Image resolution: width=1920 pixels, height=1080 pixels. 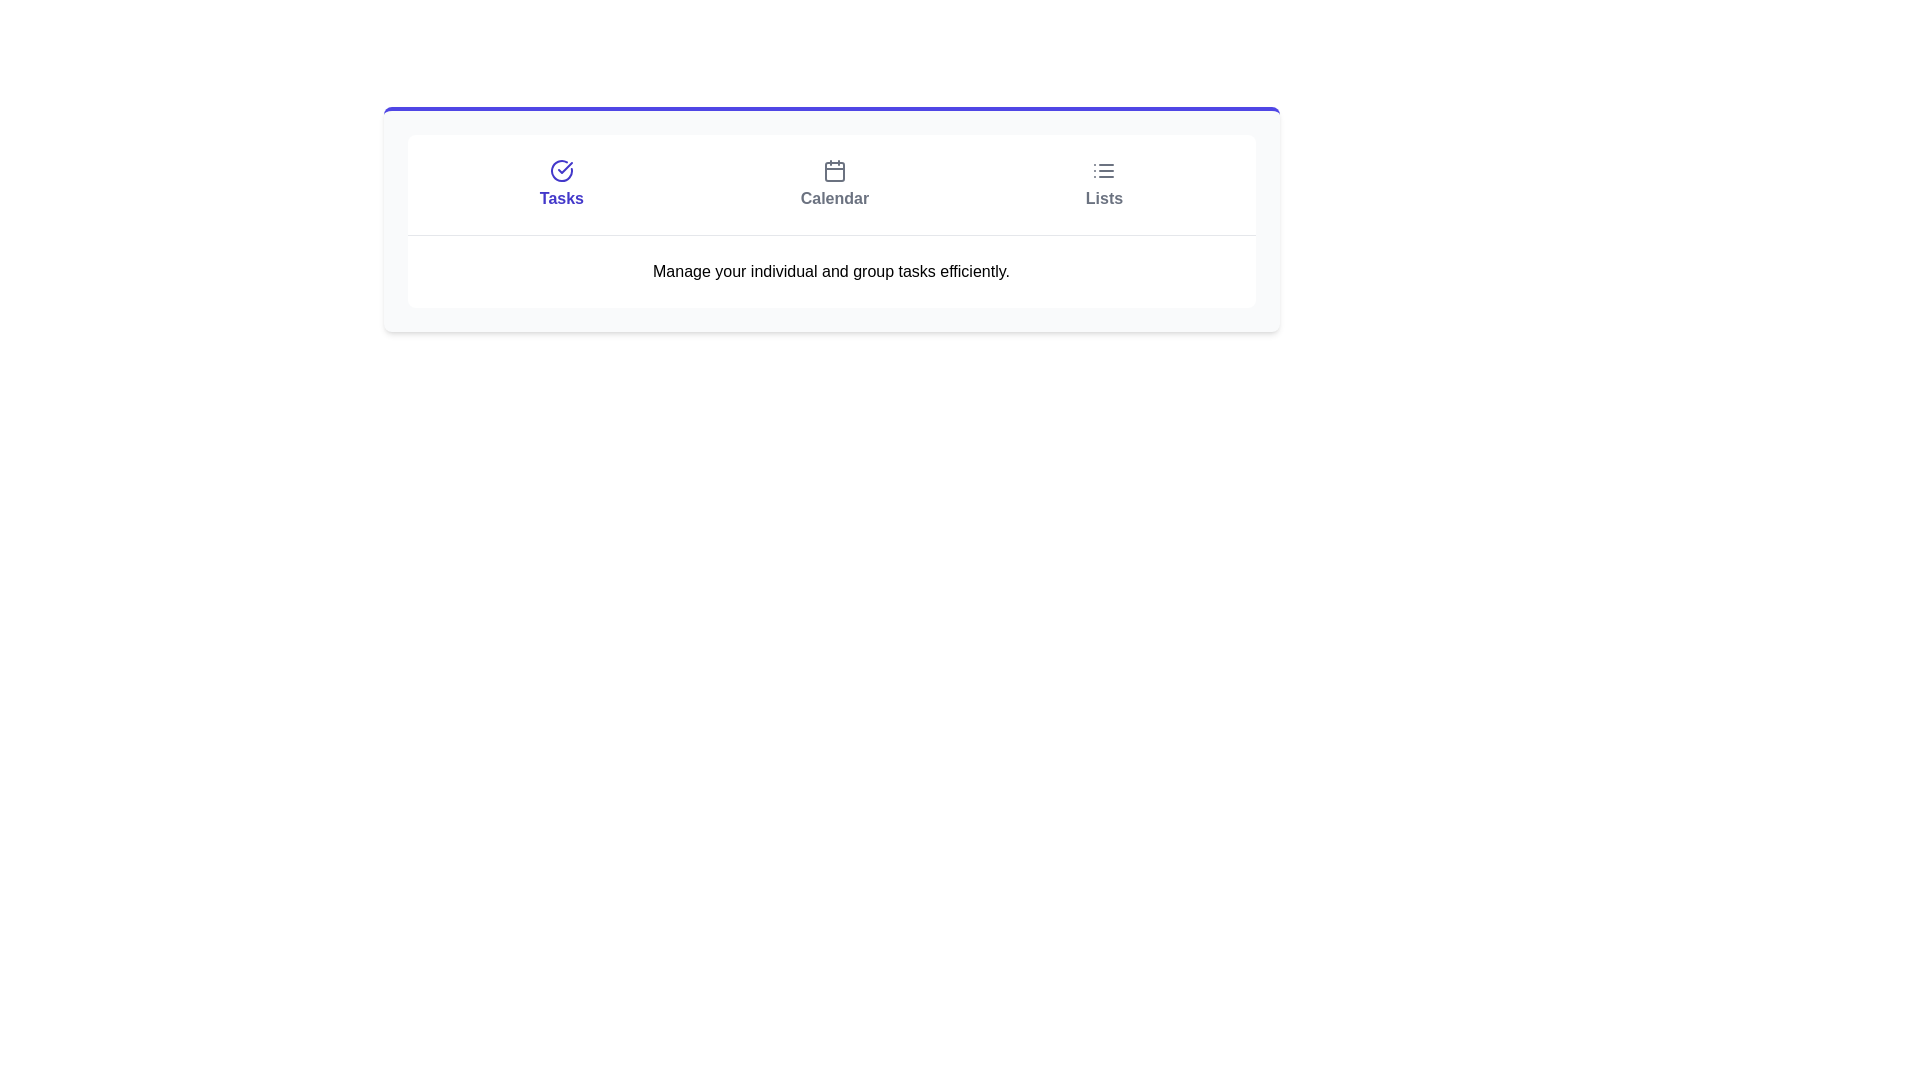 I want to click on the 'Calendar' section of the Navigation bar, so click(x=831, y=185).